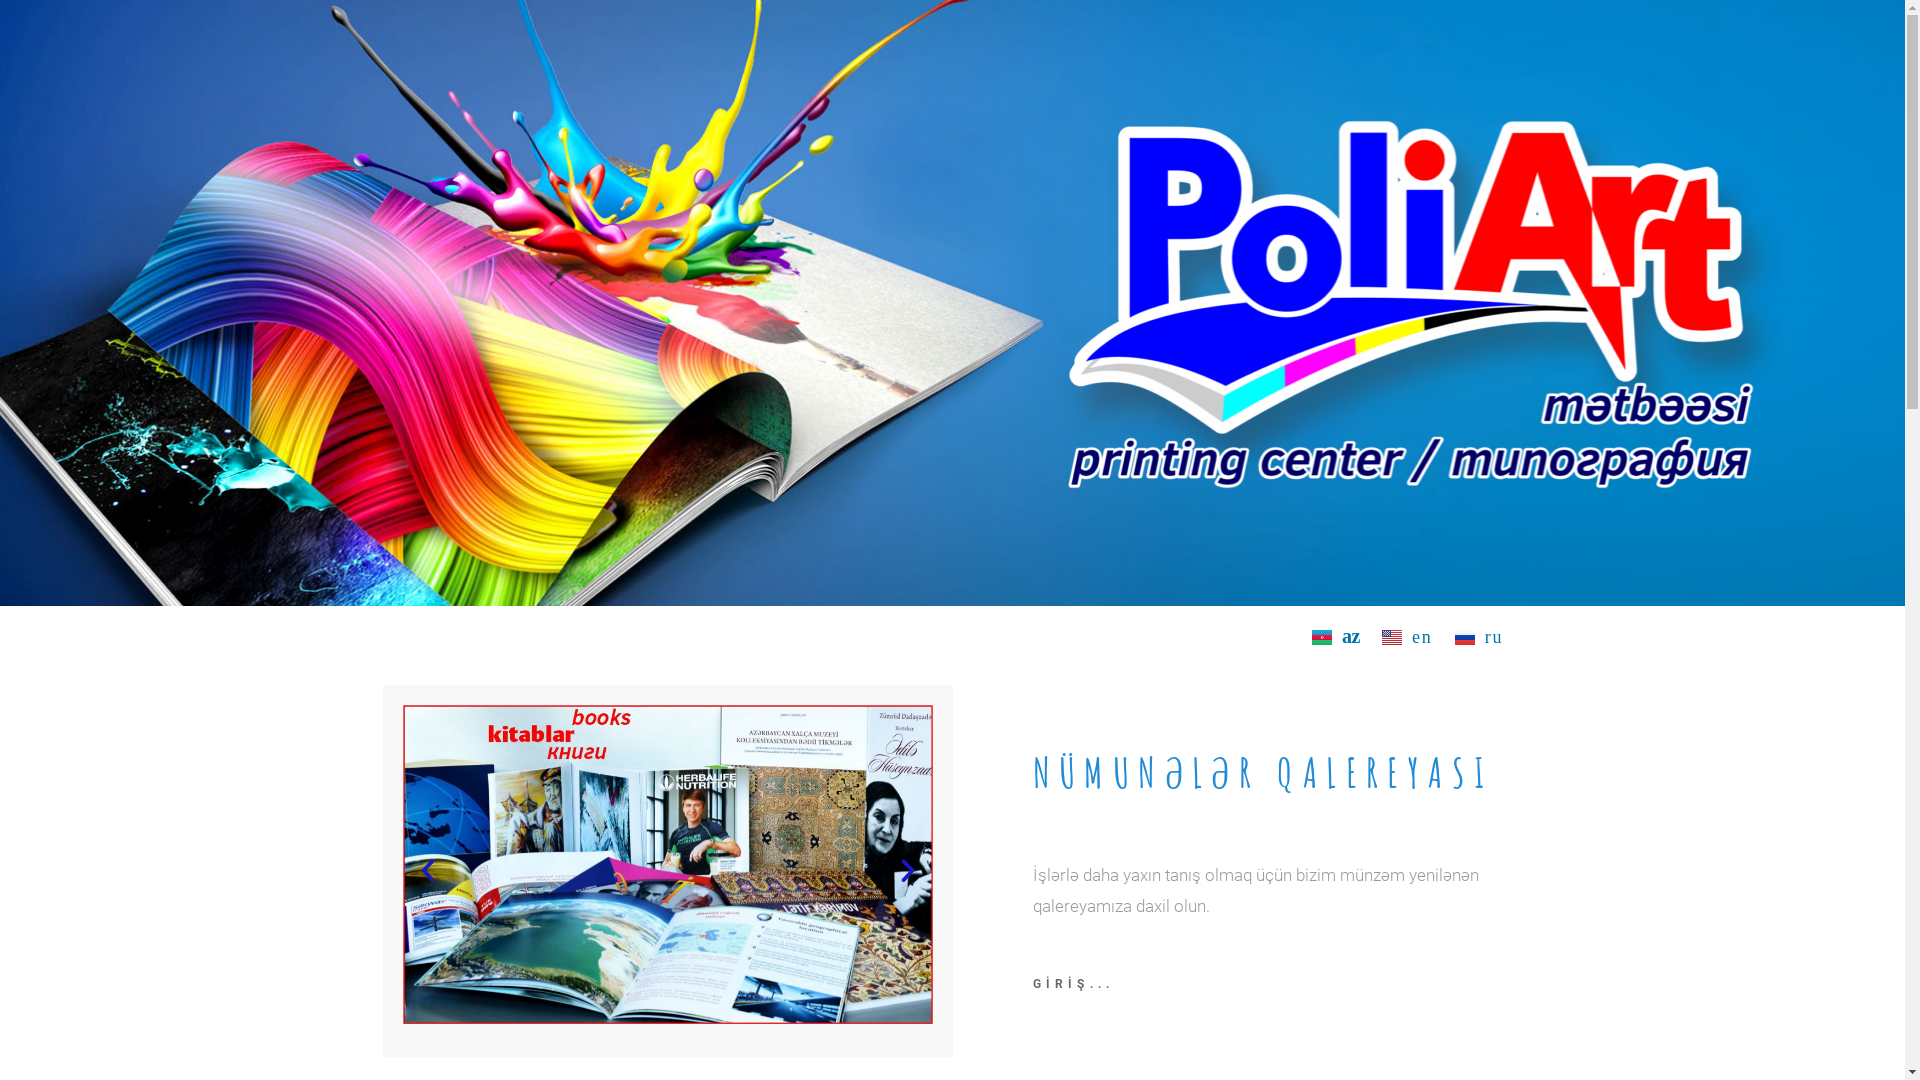 Image resolution: width=1920 pixels, height=1080 pixels. What do you see at coordinates (1406, 637) in the screenshot?
I see `'en'` at bounding box center [1406, 637].